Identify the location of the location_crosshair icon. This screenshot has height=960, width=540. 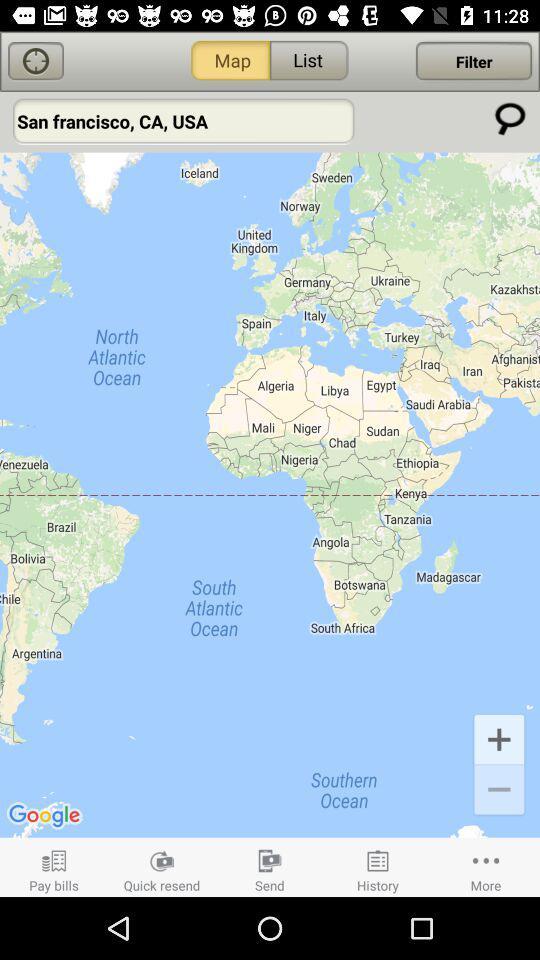
(36, 61).